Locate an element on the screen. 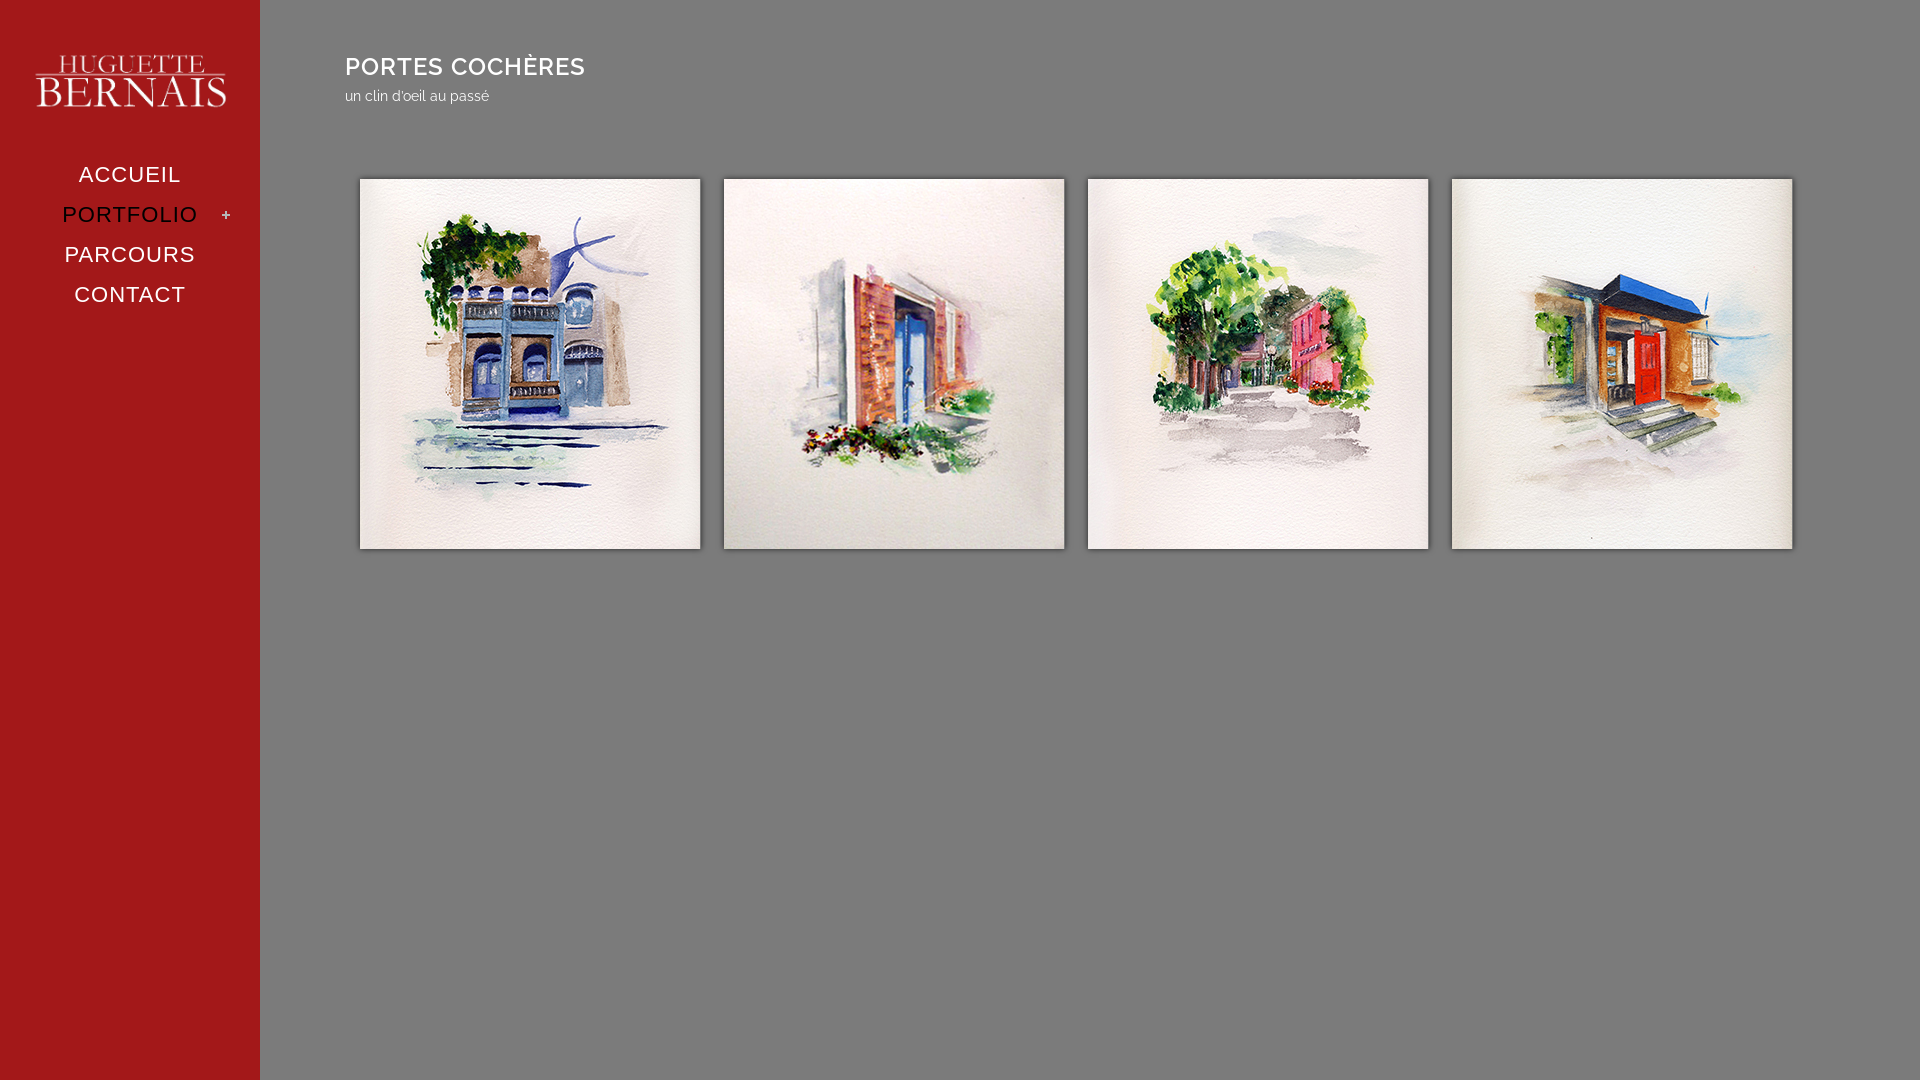 The image size is (1920, 1080). 'PORTFOLIO' is located at coordinates (128, 215).